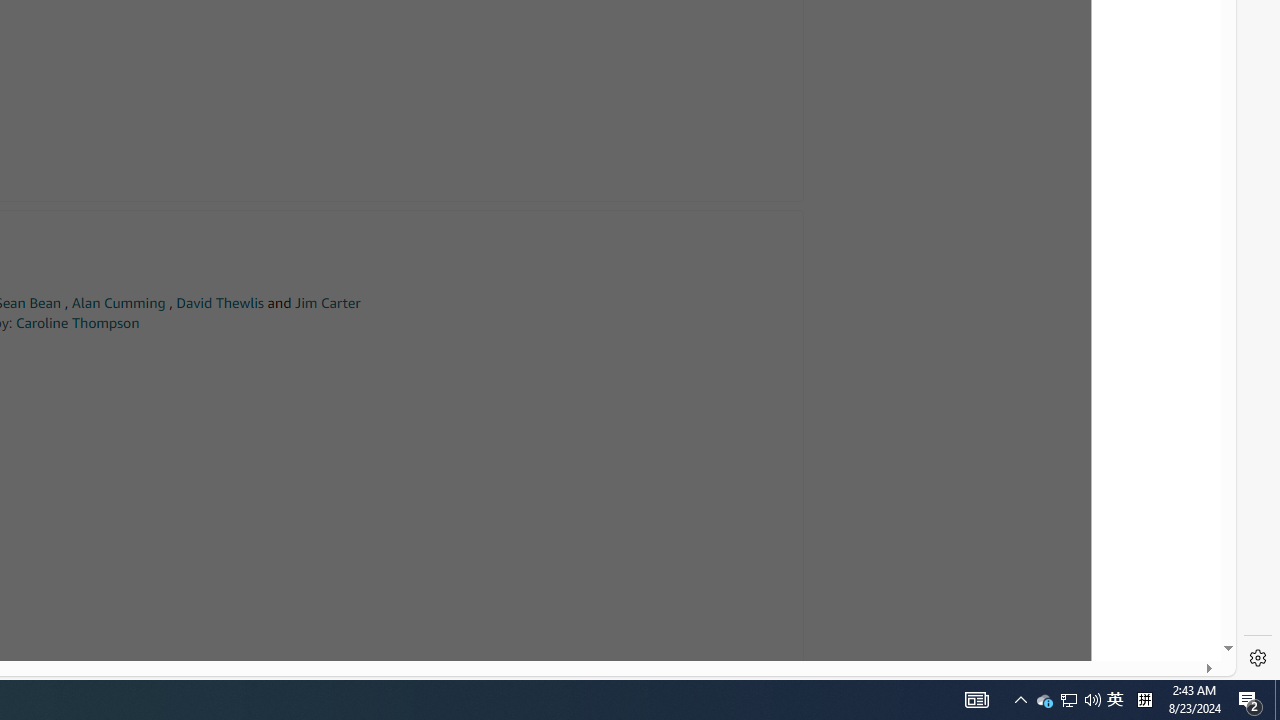 The width and height of the screenshot is (1280, 720). What do you see at coordinates (77, 322) in the screenshot?
I see `'Caroline Thompson'` at bounding box center [77, 322].